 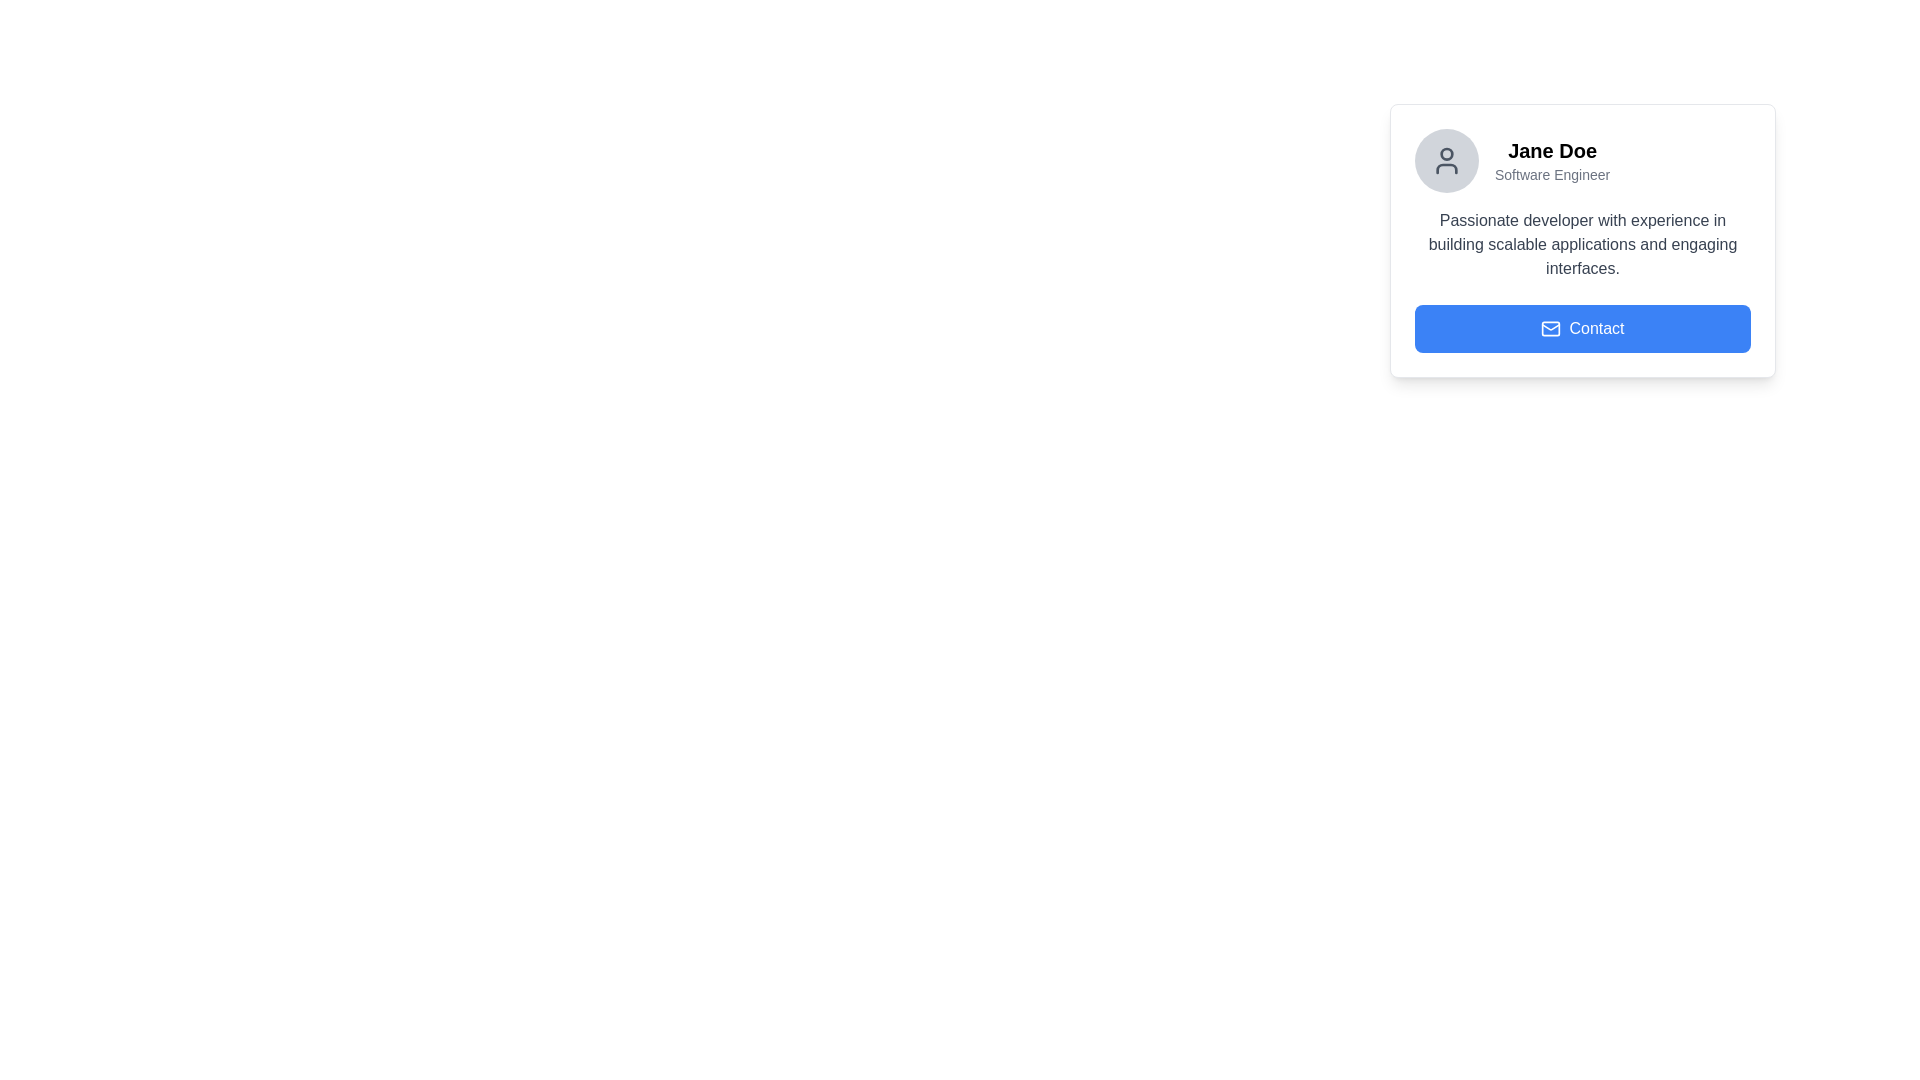 What do you see at coordinates (1582, 244) in the screenshot?
I see `the descriptive text element providing a summary about Jane Doe, a Software Engineer` at bounding box center [1582, 244].